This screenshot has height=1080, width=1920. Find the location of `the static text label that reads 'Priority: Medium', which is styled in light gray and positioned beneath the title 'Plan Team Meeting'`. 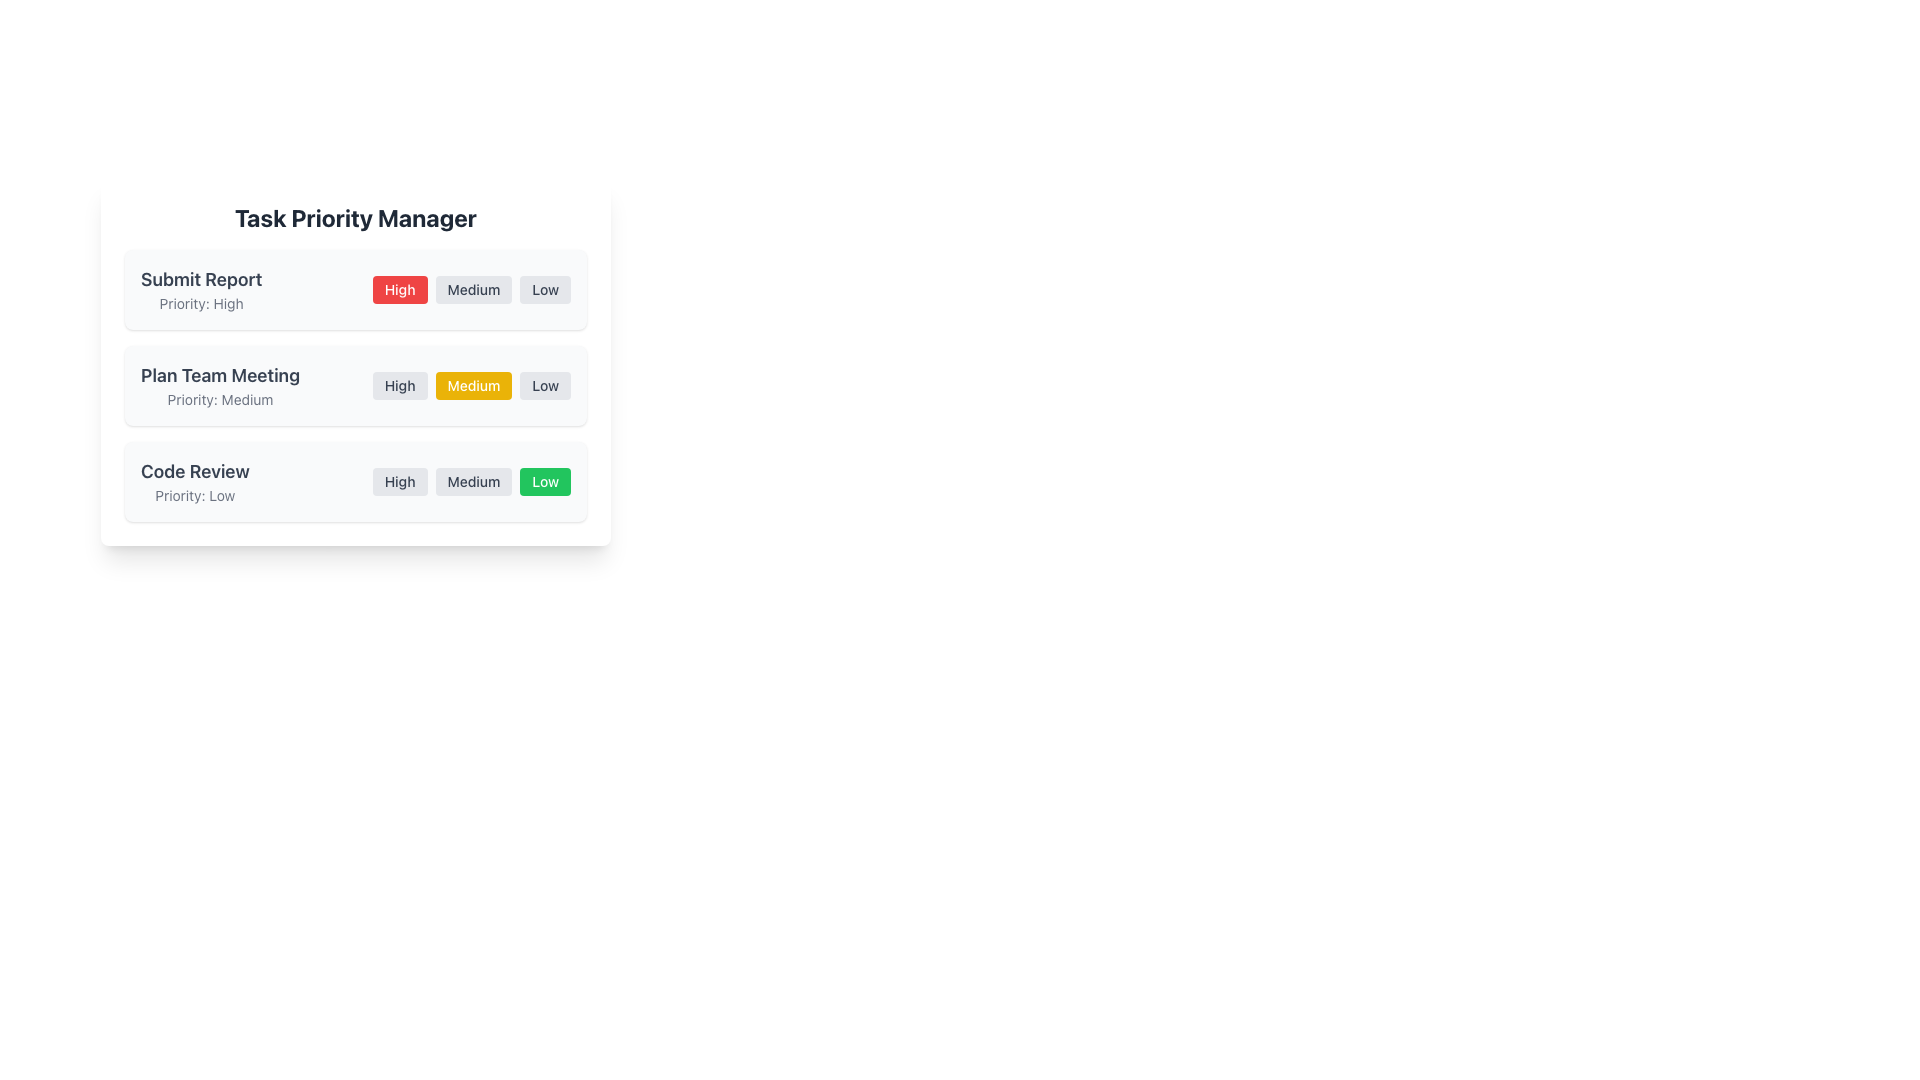

the static text label that reads 'Priority: Medium', which is styled in light gray and positioned beneath the title 'Plan Team Meeting' is located at coordinates (220, 400).